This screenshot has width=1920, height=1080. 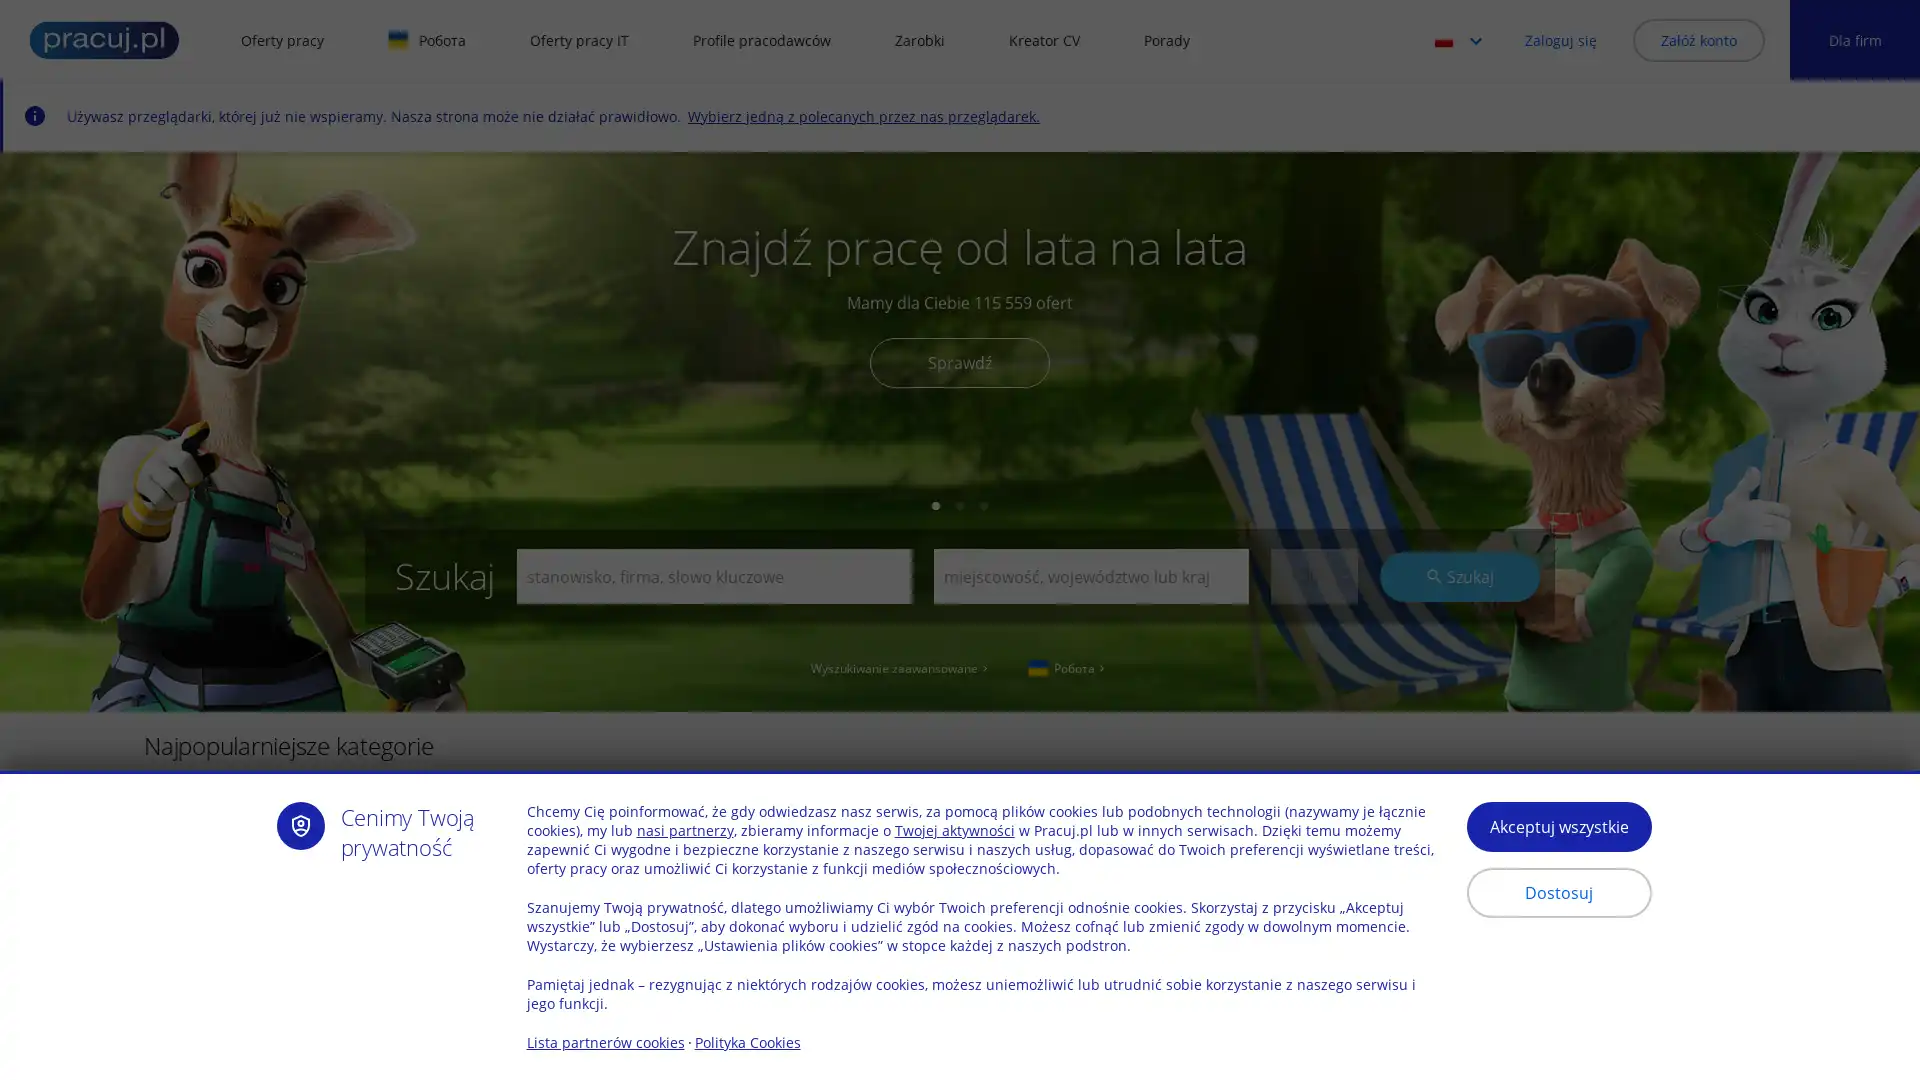 I want to click on + 45 km, so click(x=1313, y=887).